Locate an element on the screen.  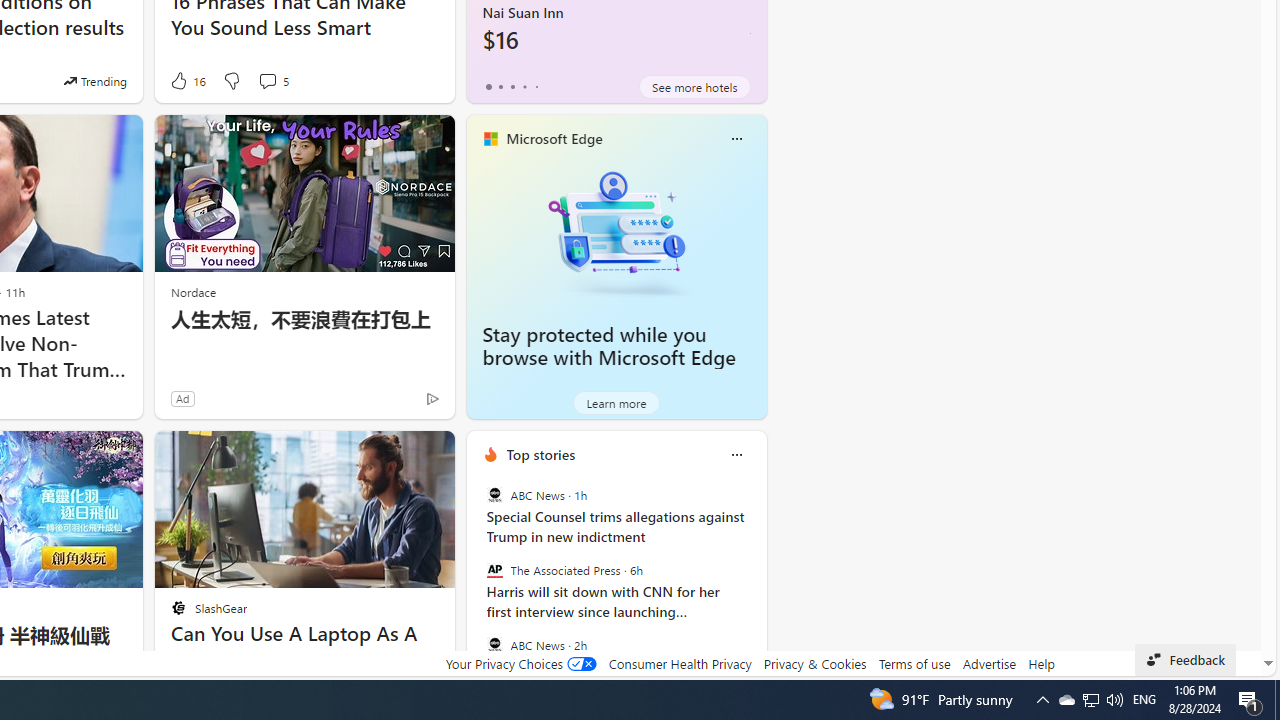
'tab-4' is located at coordinates (536, 86).